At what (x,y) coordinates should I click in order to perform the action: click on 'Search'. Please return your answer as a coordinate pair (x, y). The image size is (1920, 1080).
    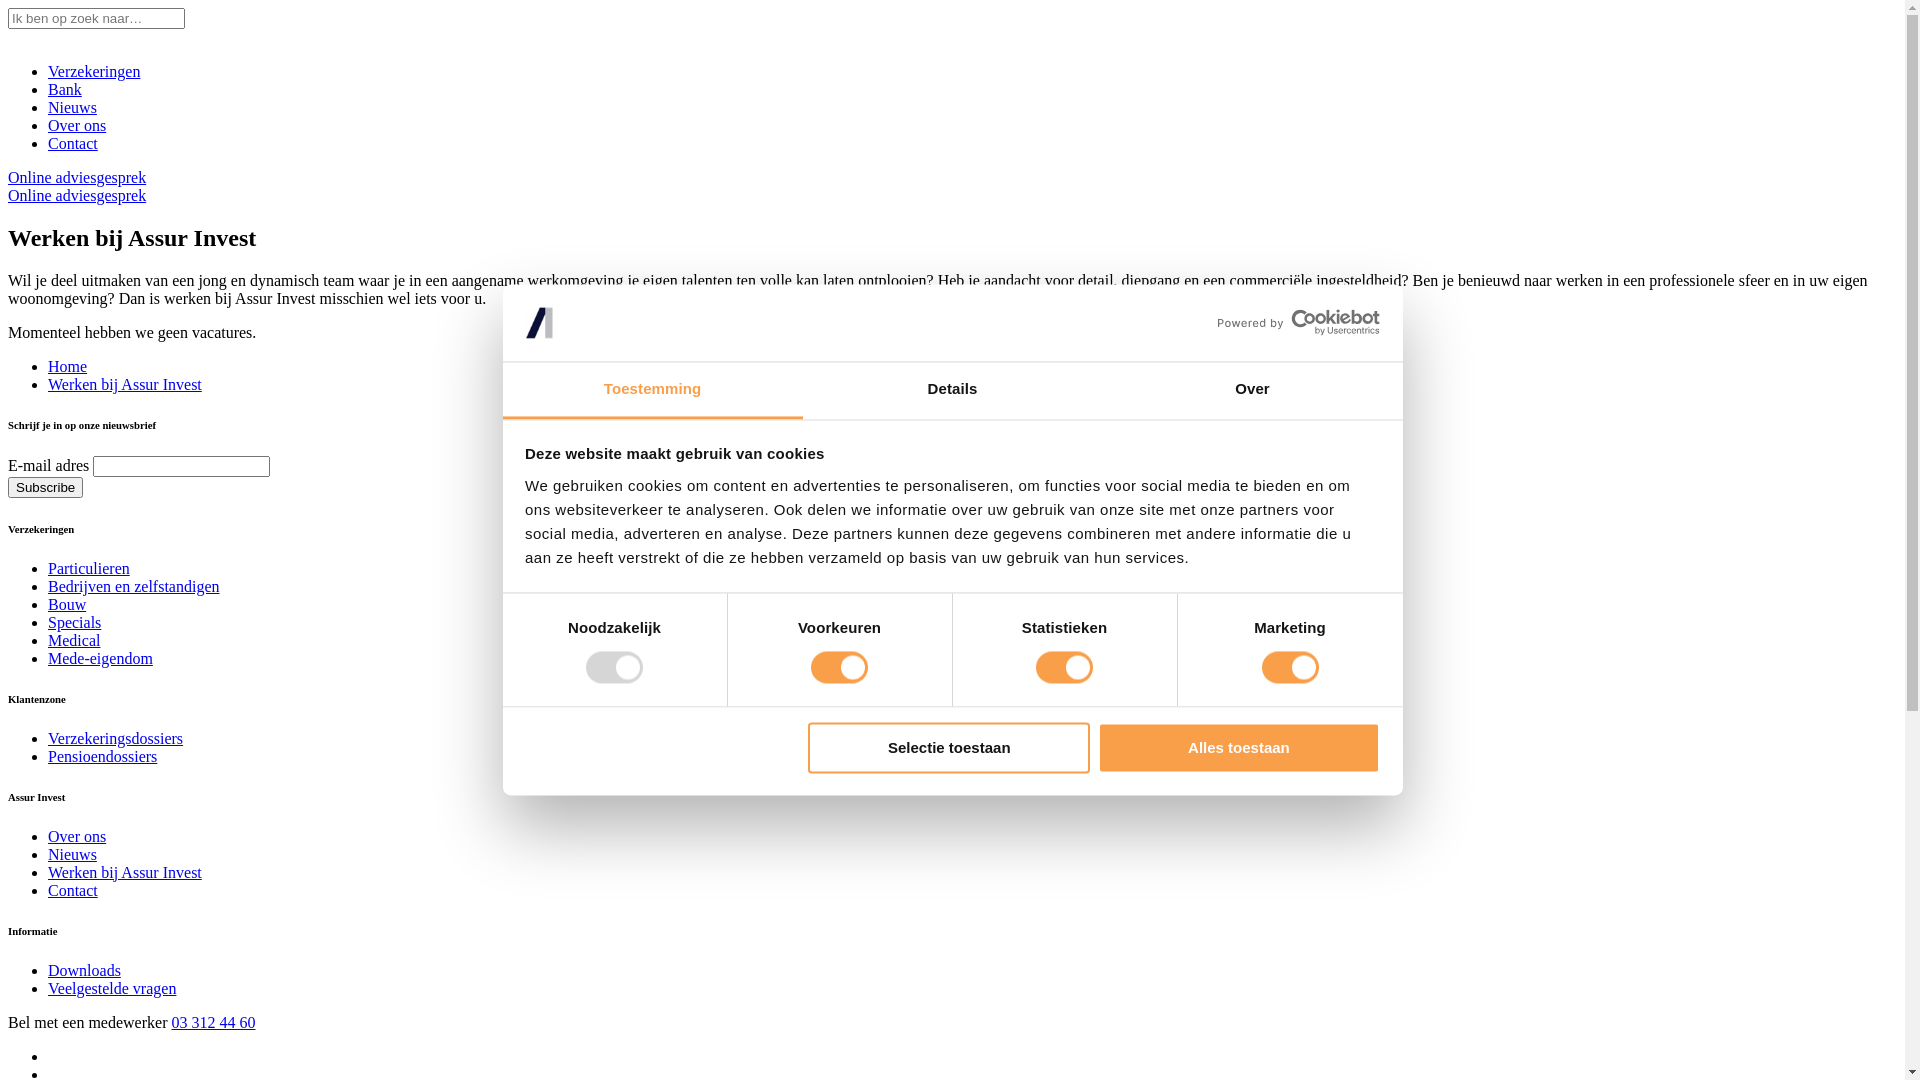
    Looking at the image, I should click on (28, 10).